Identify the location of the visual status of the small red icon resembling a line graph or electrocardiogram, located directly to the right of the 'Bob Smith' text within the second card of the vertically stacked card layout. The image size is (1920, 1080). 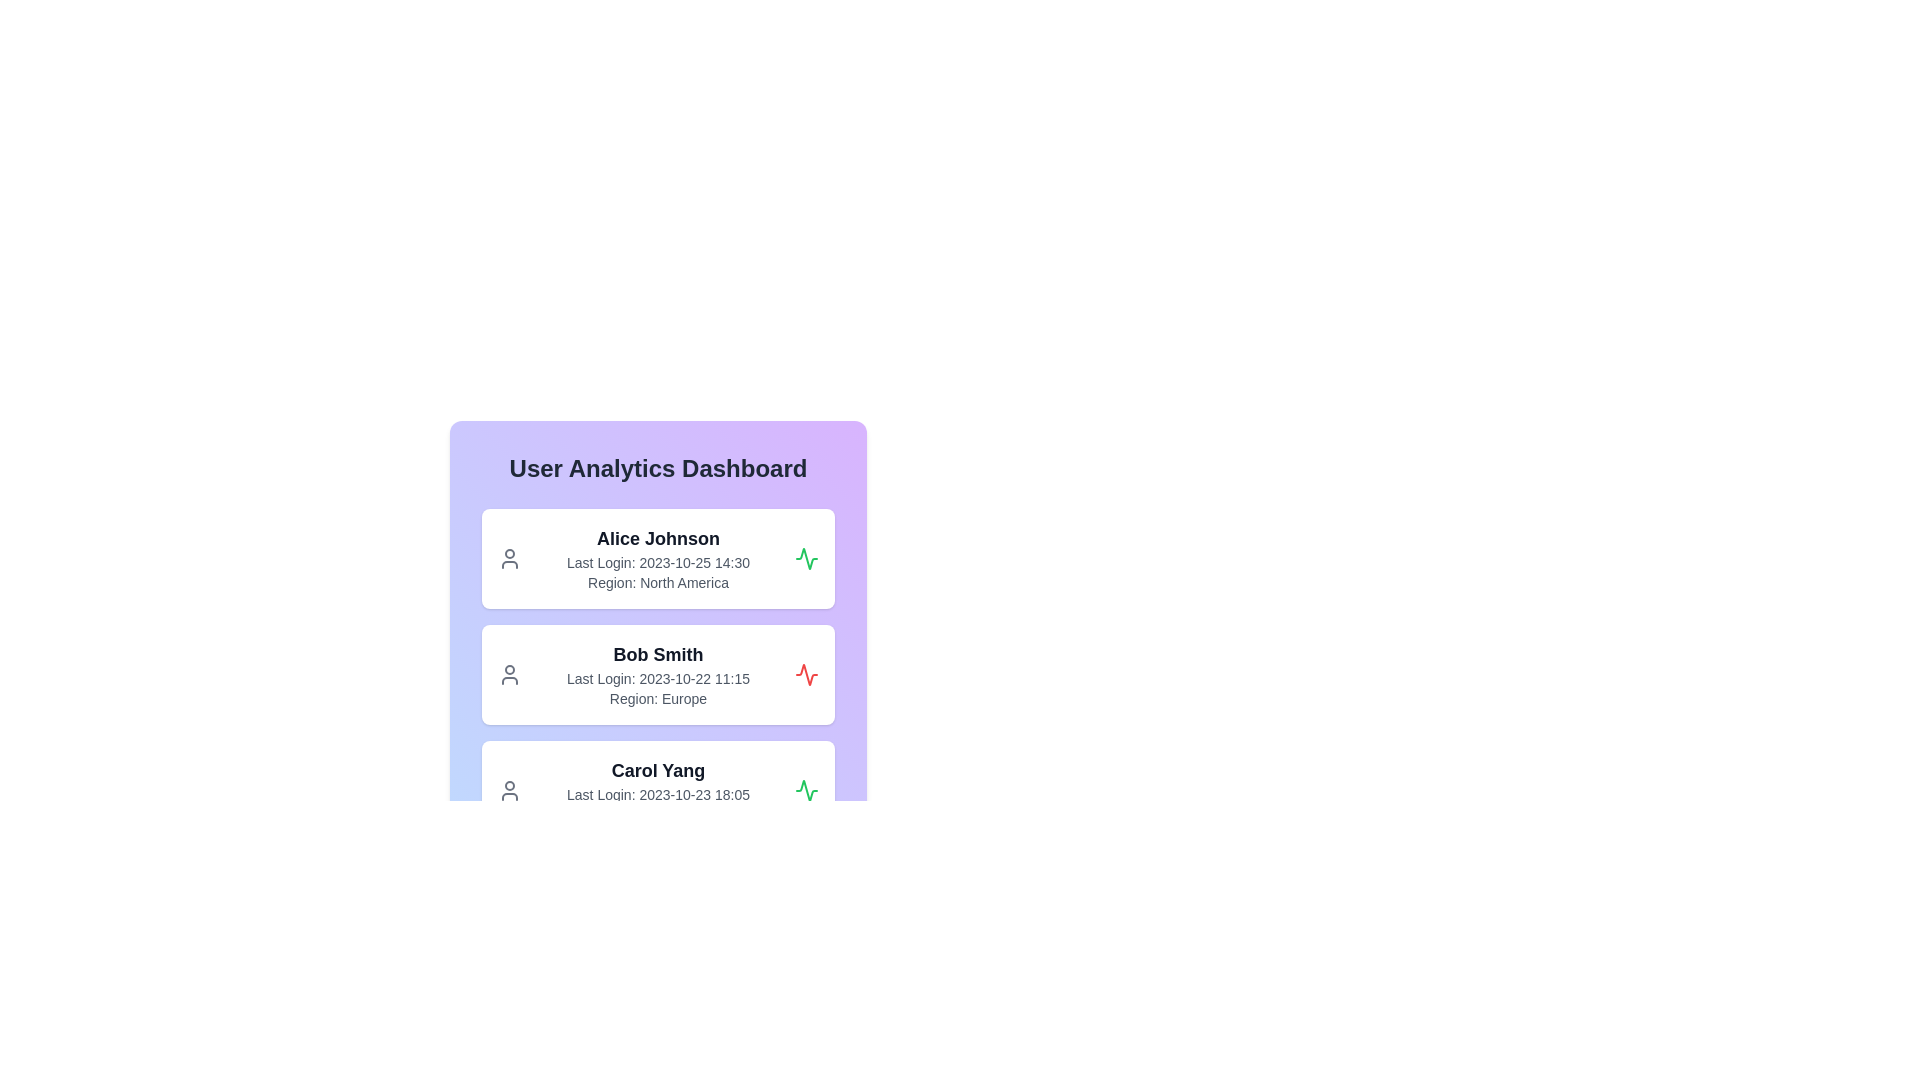
(806, 675).